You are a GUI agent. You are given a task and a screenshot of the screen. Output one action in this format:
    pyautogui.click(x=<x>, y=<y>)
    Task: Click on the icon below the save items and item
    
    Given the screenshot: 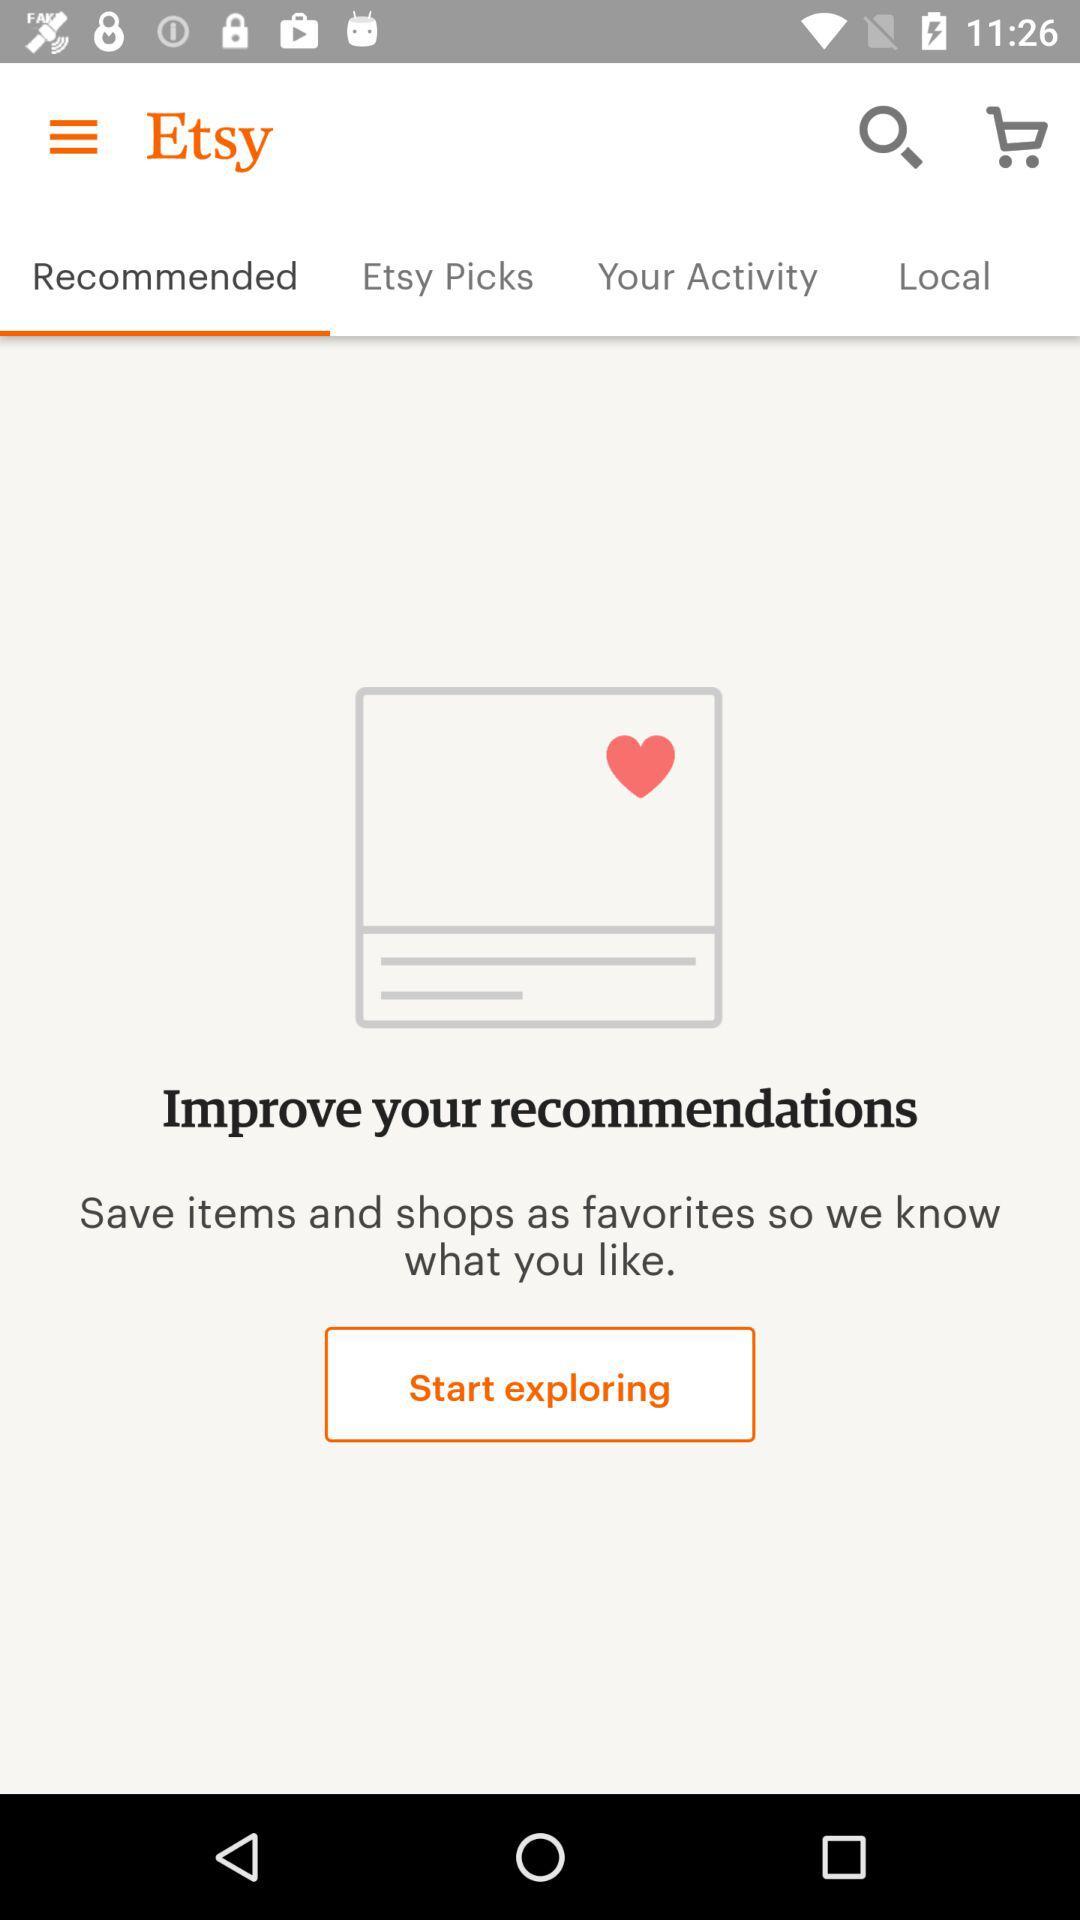 What is the action you would take?
    pyautogui.click(x=540, y=1383)
    